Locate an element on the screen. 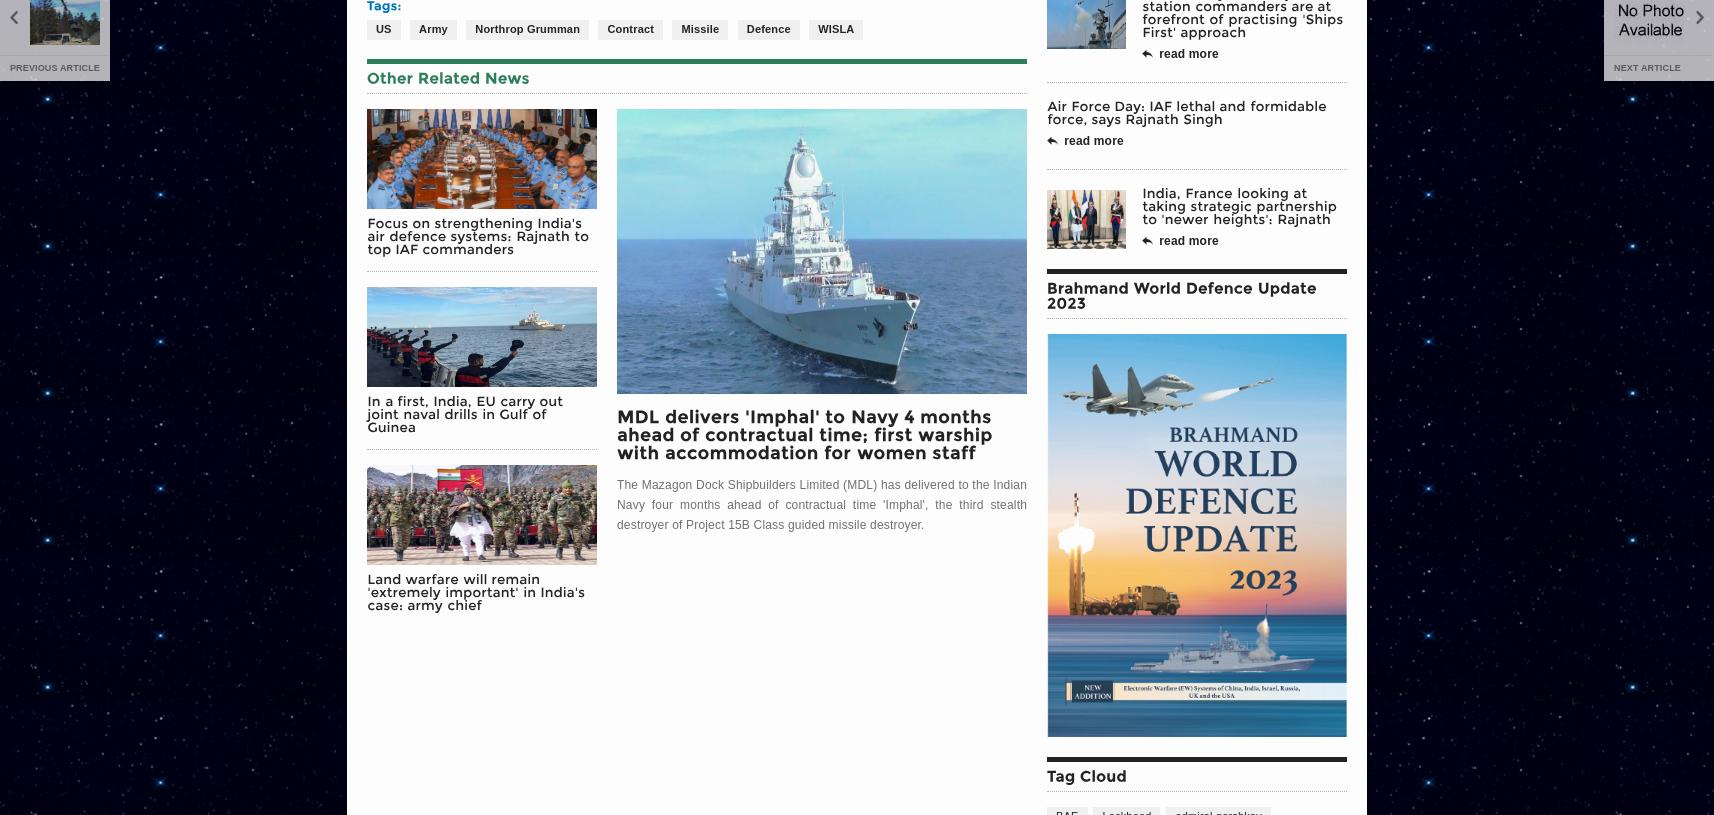 This screenshot has width=1714, height=815. 'Northrop Grumman' is located at coordinates (527, 27).